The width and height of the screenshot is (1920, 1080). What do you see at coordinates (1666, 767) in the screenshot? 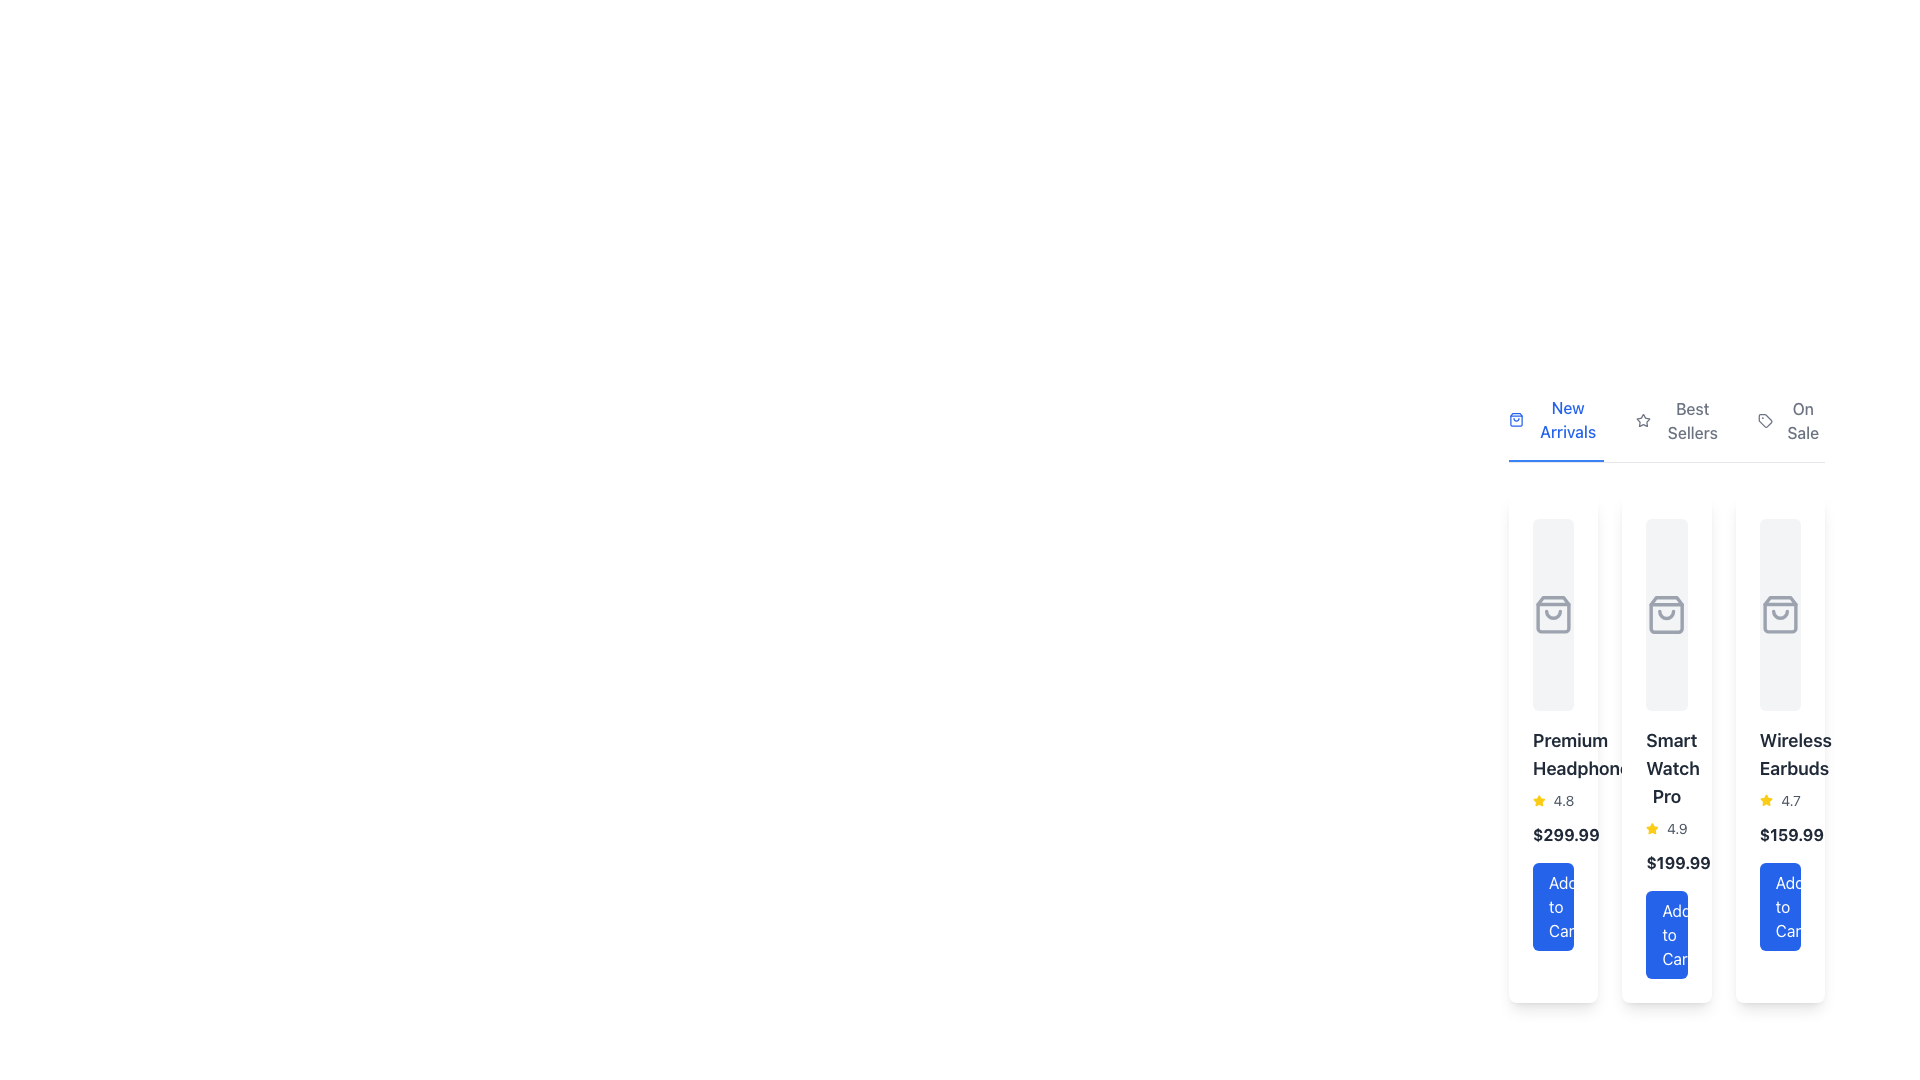
I see `text label that identifies the product on display in the second product card under the 'New Arrivals' section, located below the product image and above the rating and price information` at bounding box center [1666, 767].